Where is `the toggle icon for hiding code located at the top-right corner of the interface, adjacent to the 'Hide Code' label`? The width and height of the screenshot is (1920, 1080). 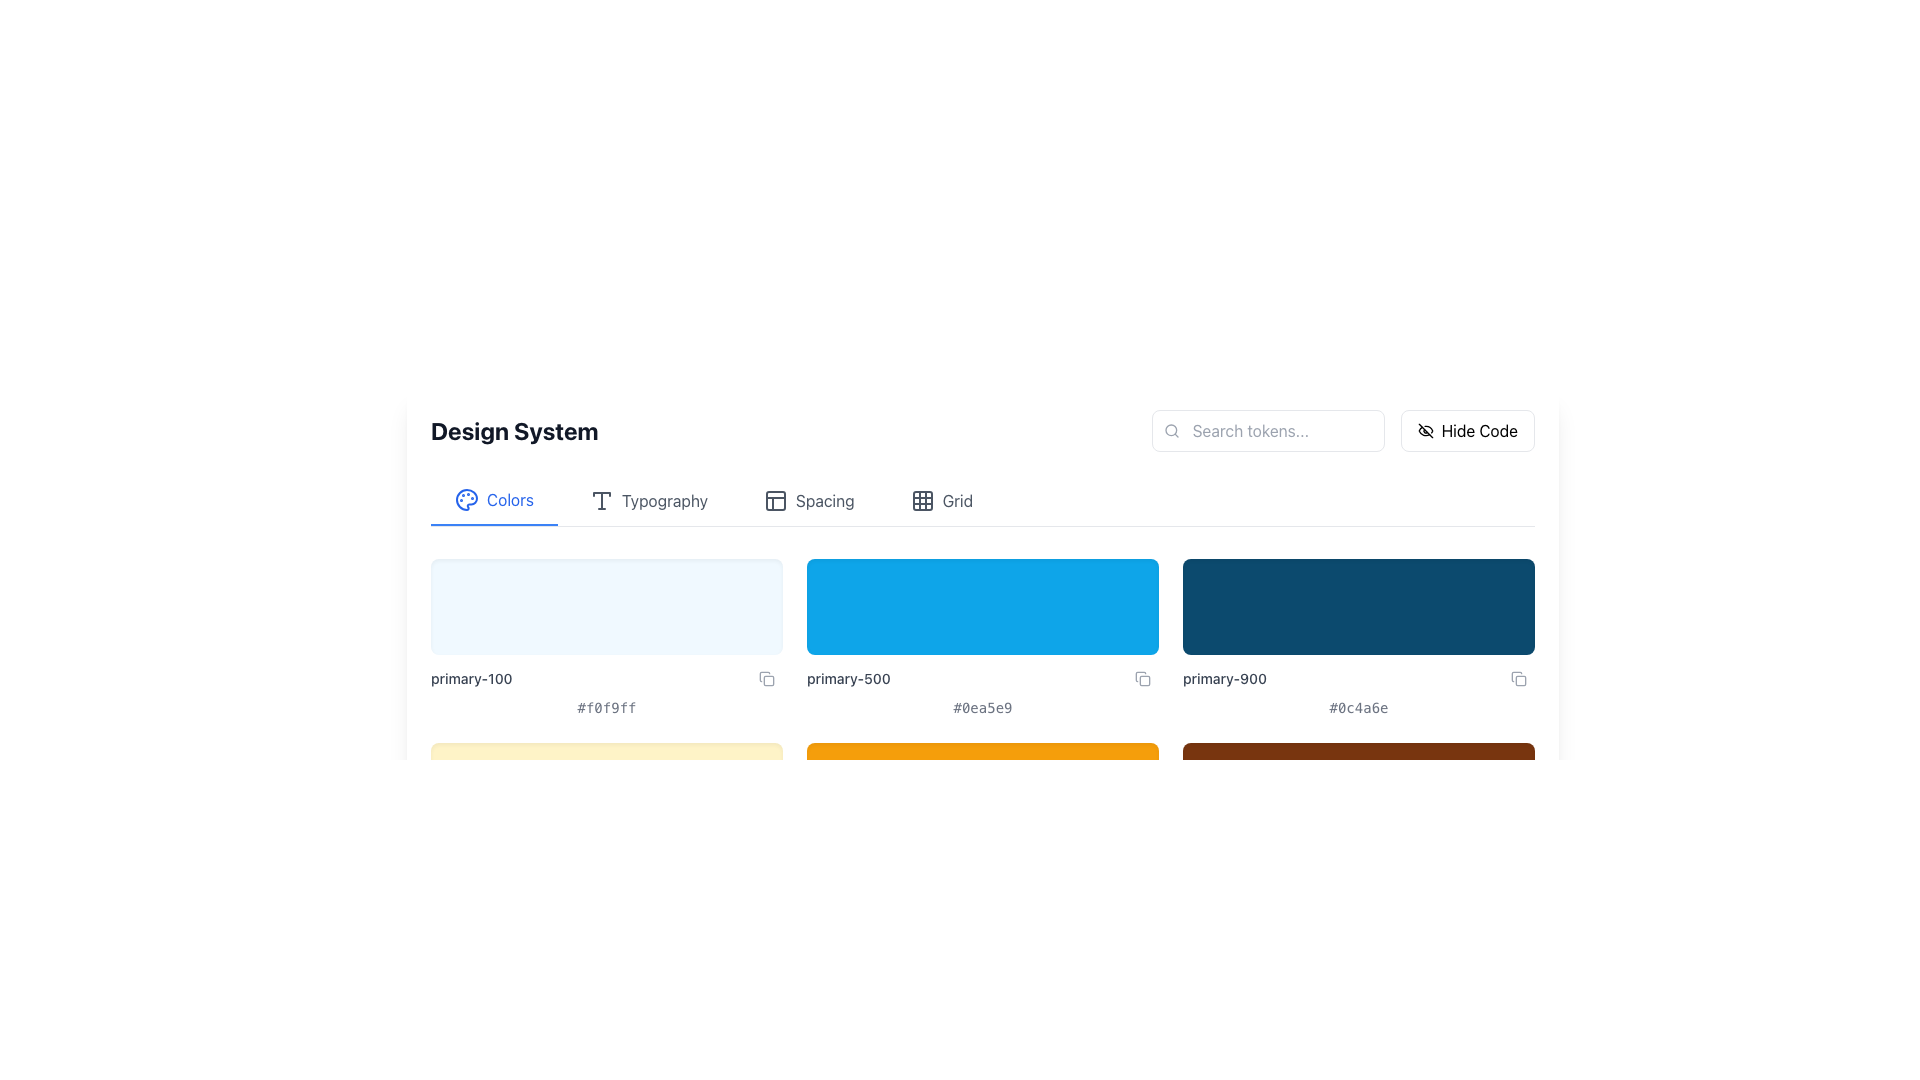 the toggle icon for hiding code located at the top-right corner of the interface, adjacent to the 'Hide Code' label is located at coordinates (1424, 430).